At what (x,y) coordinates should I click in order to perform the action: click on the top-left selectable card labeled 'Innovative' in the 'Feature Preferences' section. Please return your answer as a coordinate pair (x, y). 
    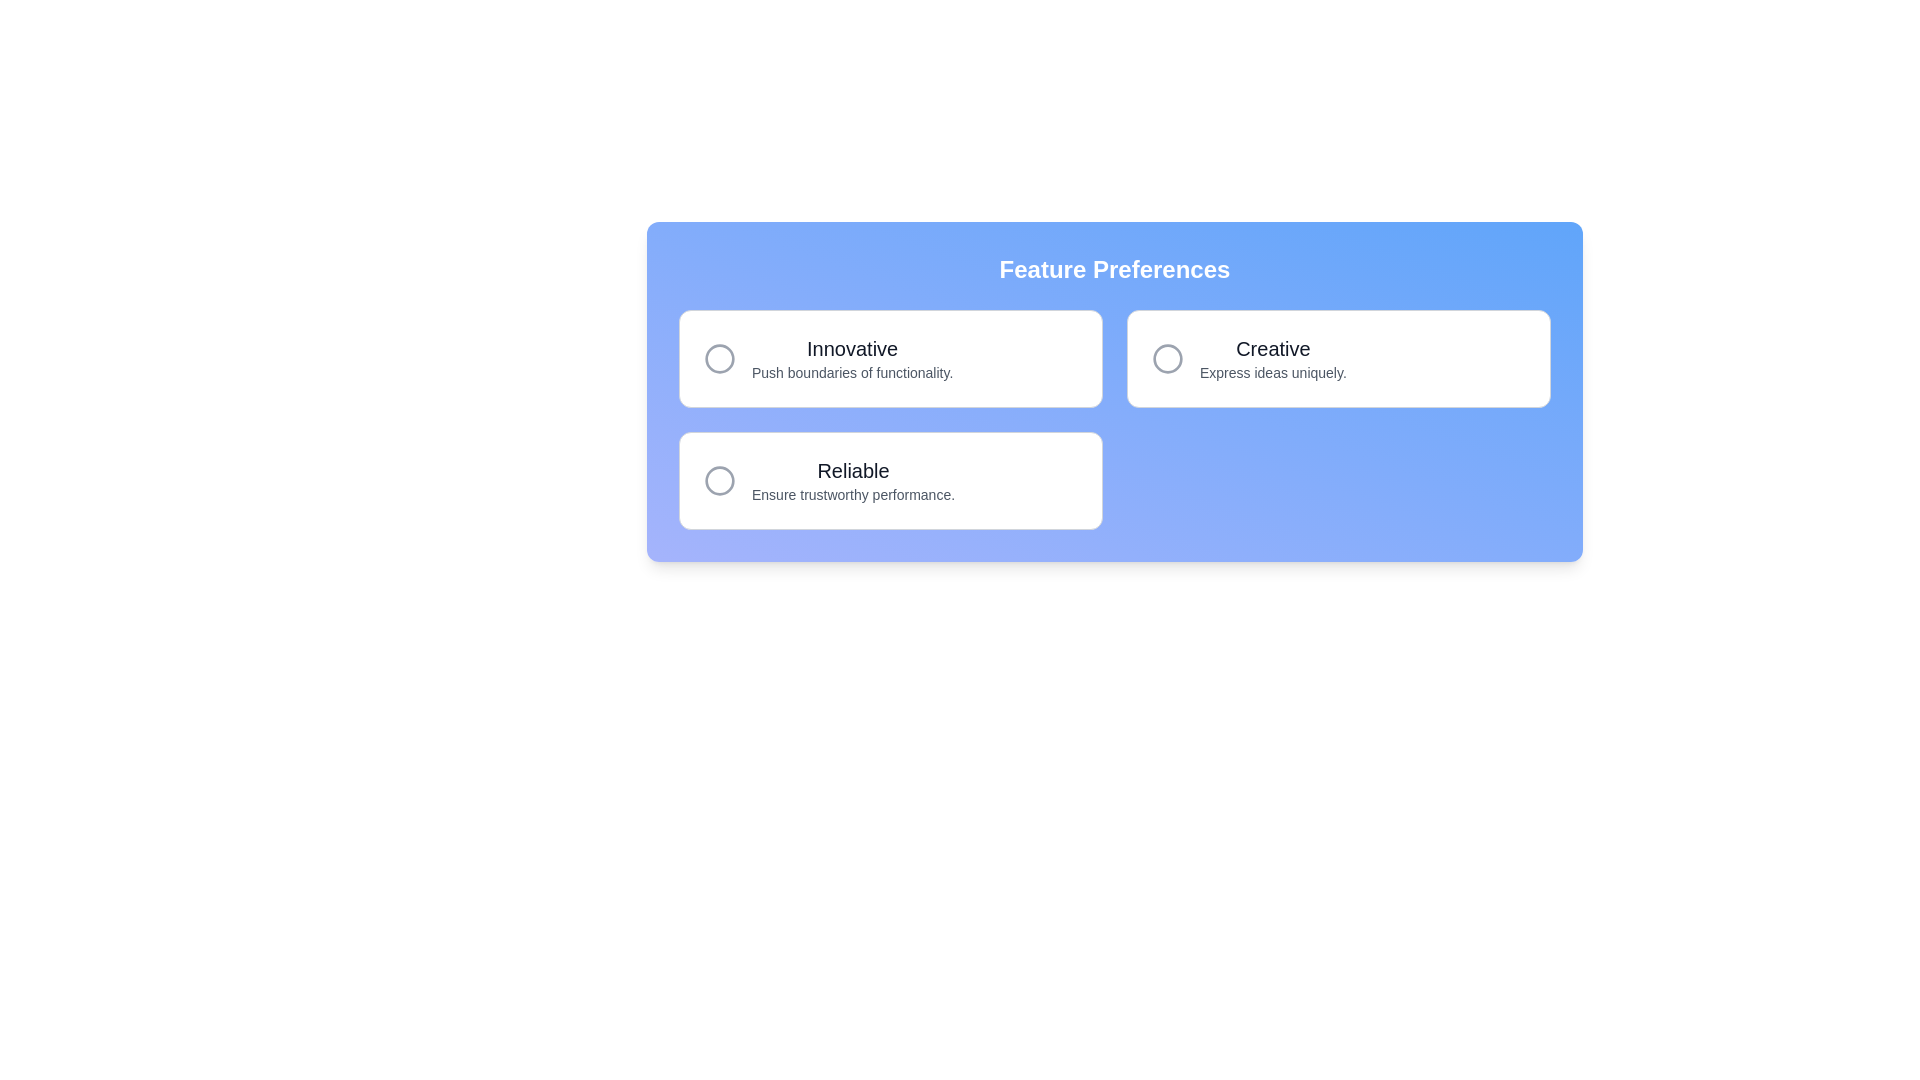
    Looking at the image, I should click on (890, 357).